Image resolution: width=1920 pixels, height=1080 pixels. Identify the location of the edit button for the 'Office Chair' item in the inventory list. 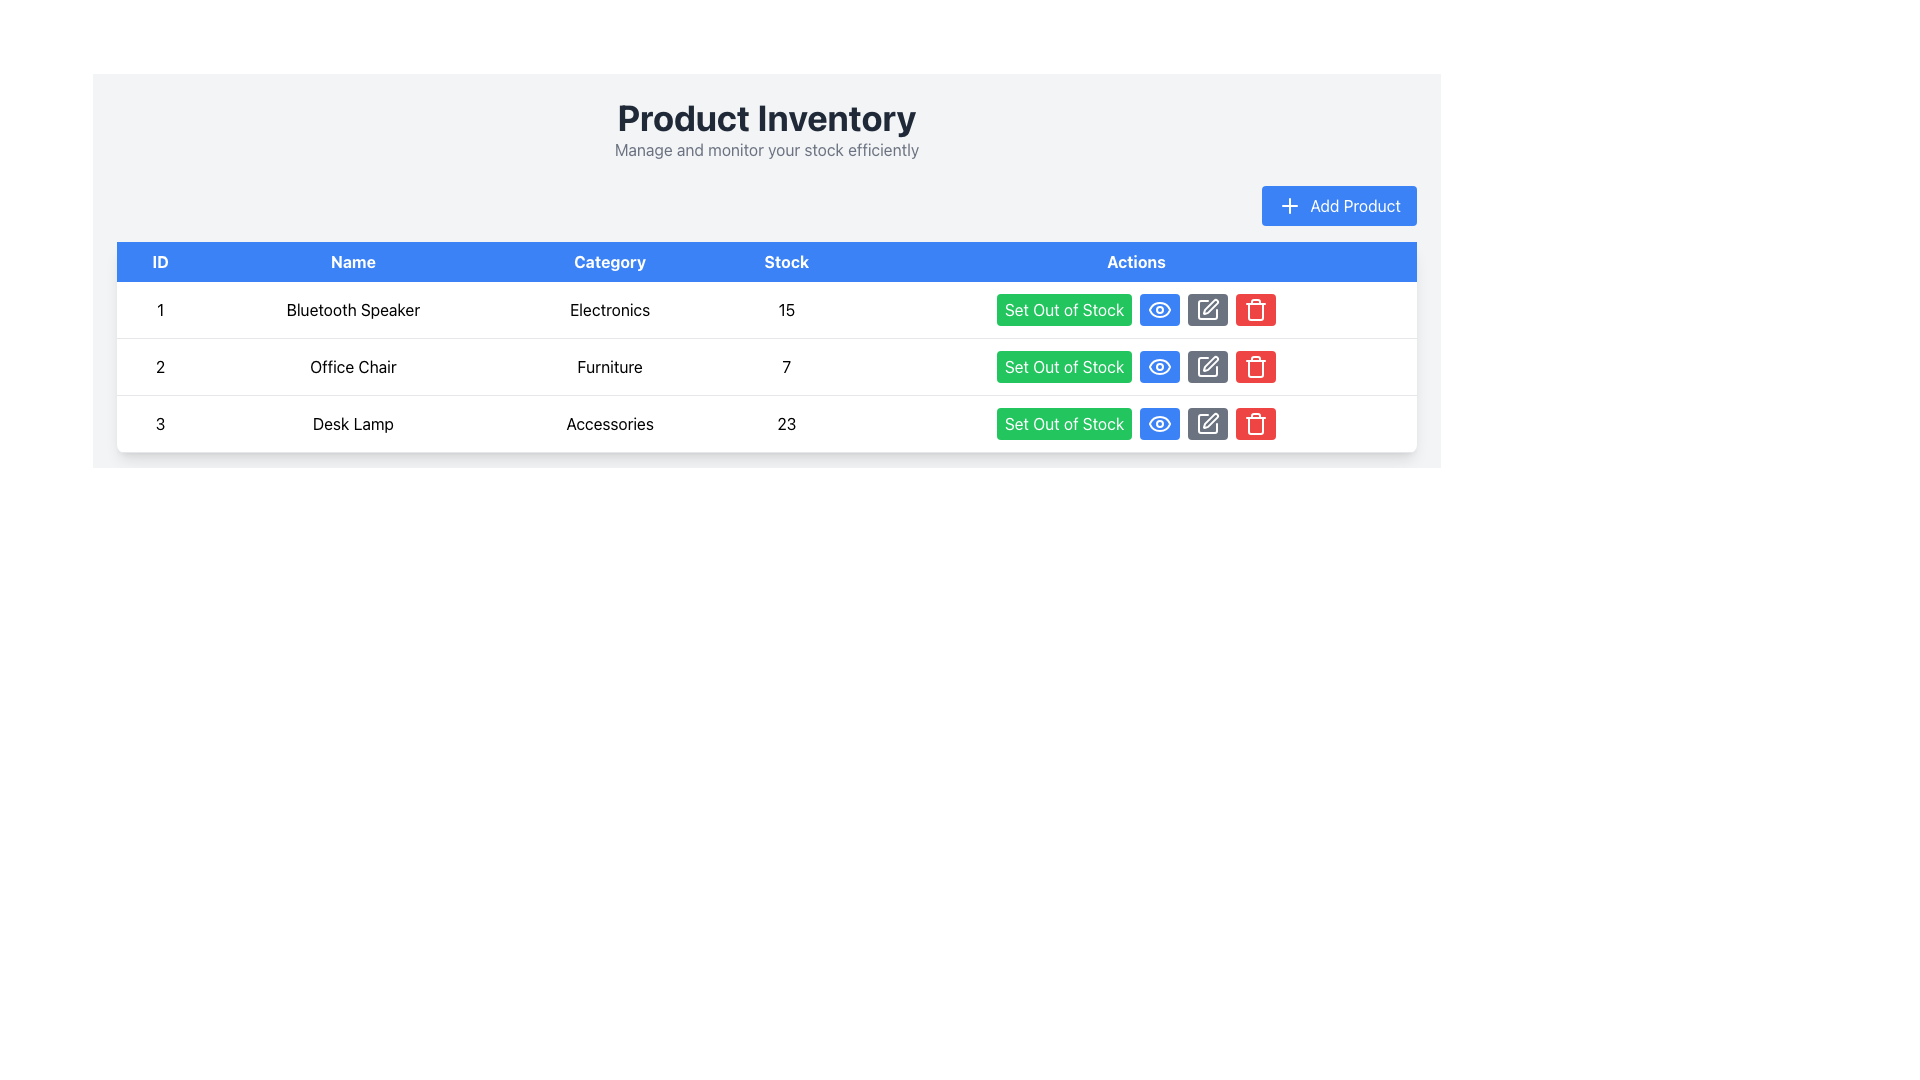
(1207, 366).